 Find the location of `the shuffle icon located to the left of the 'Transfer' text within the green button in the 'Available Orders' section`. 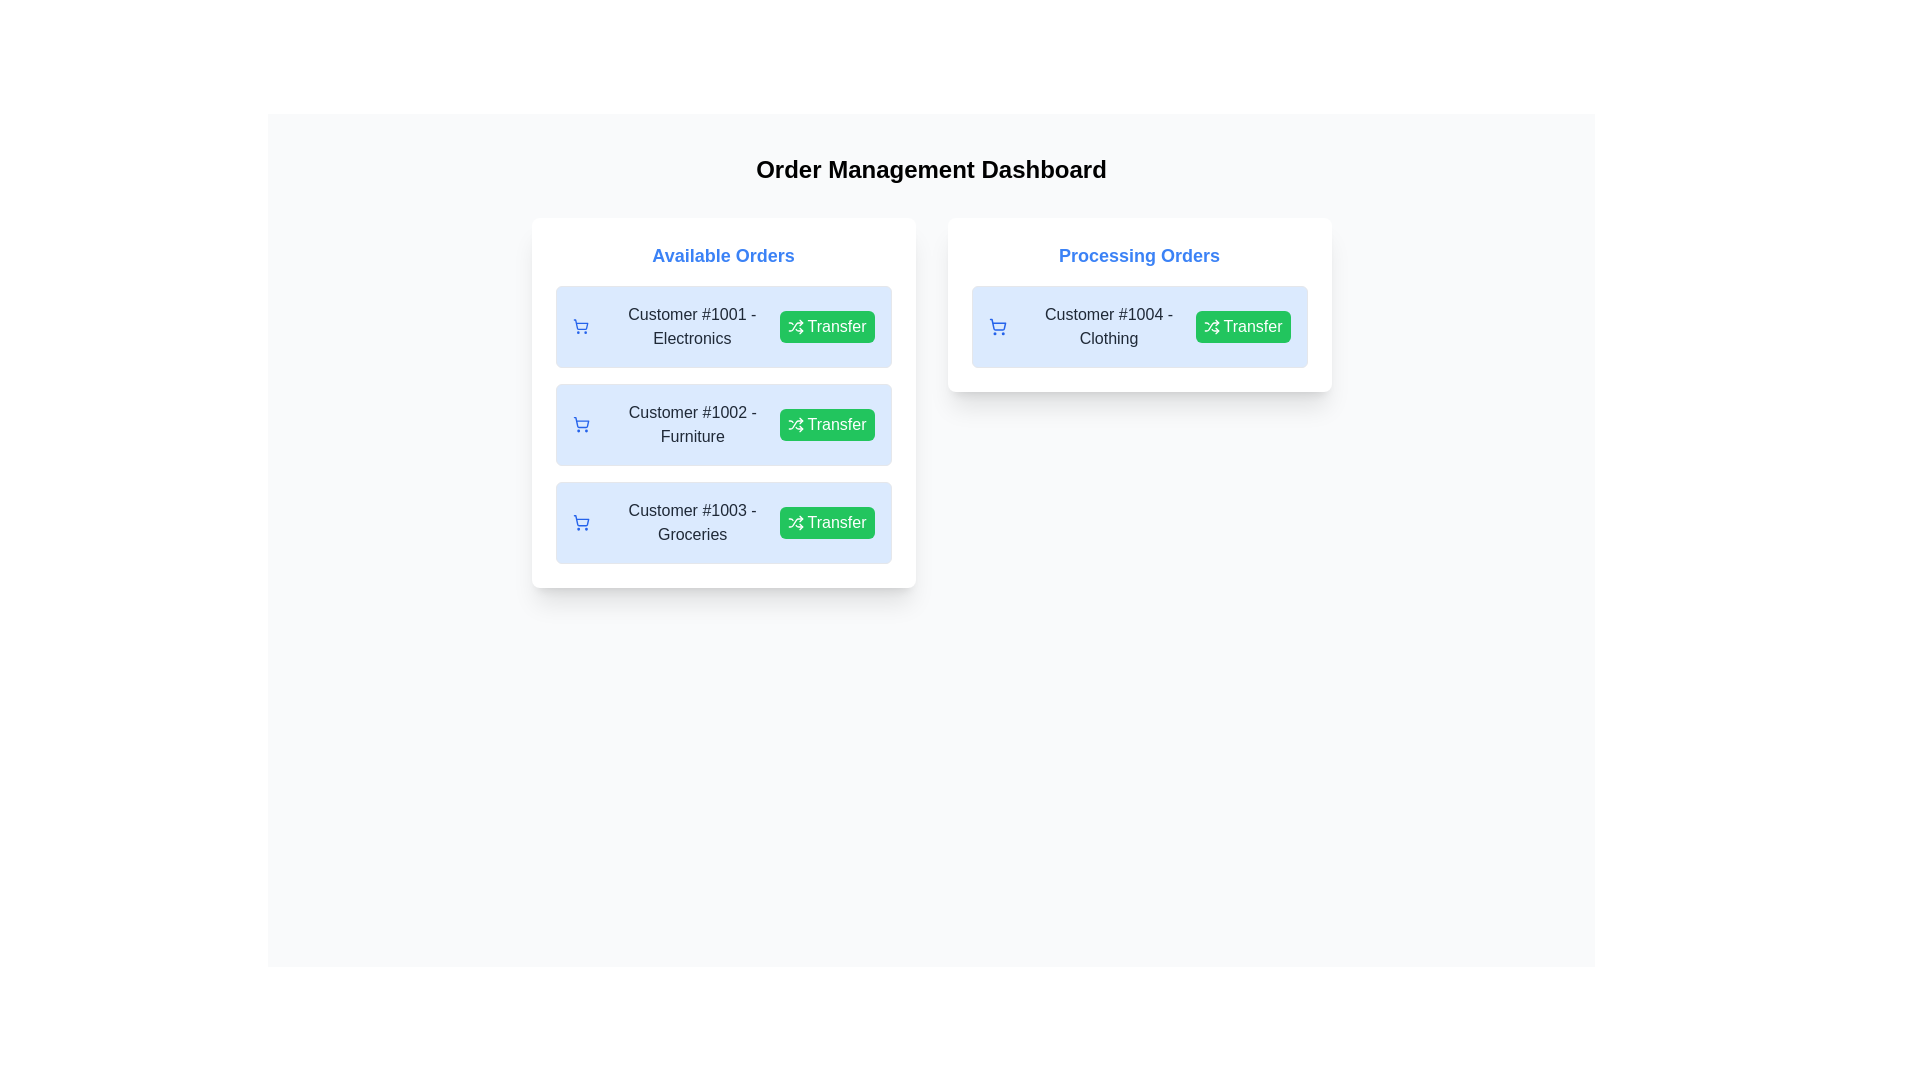

the shuffle icon located to the left of the 'Transfer' text within the green button in the 'Available Orders' section is located at coordinates (794, 326).